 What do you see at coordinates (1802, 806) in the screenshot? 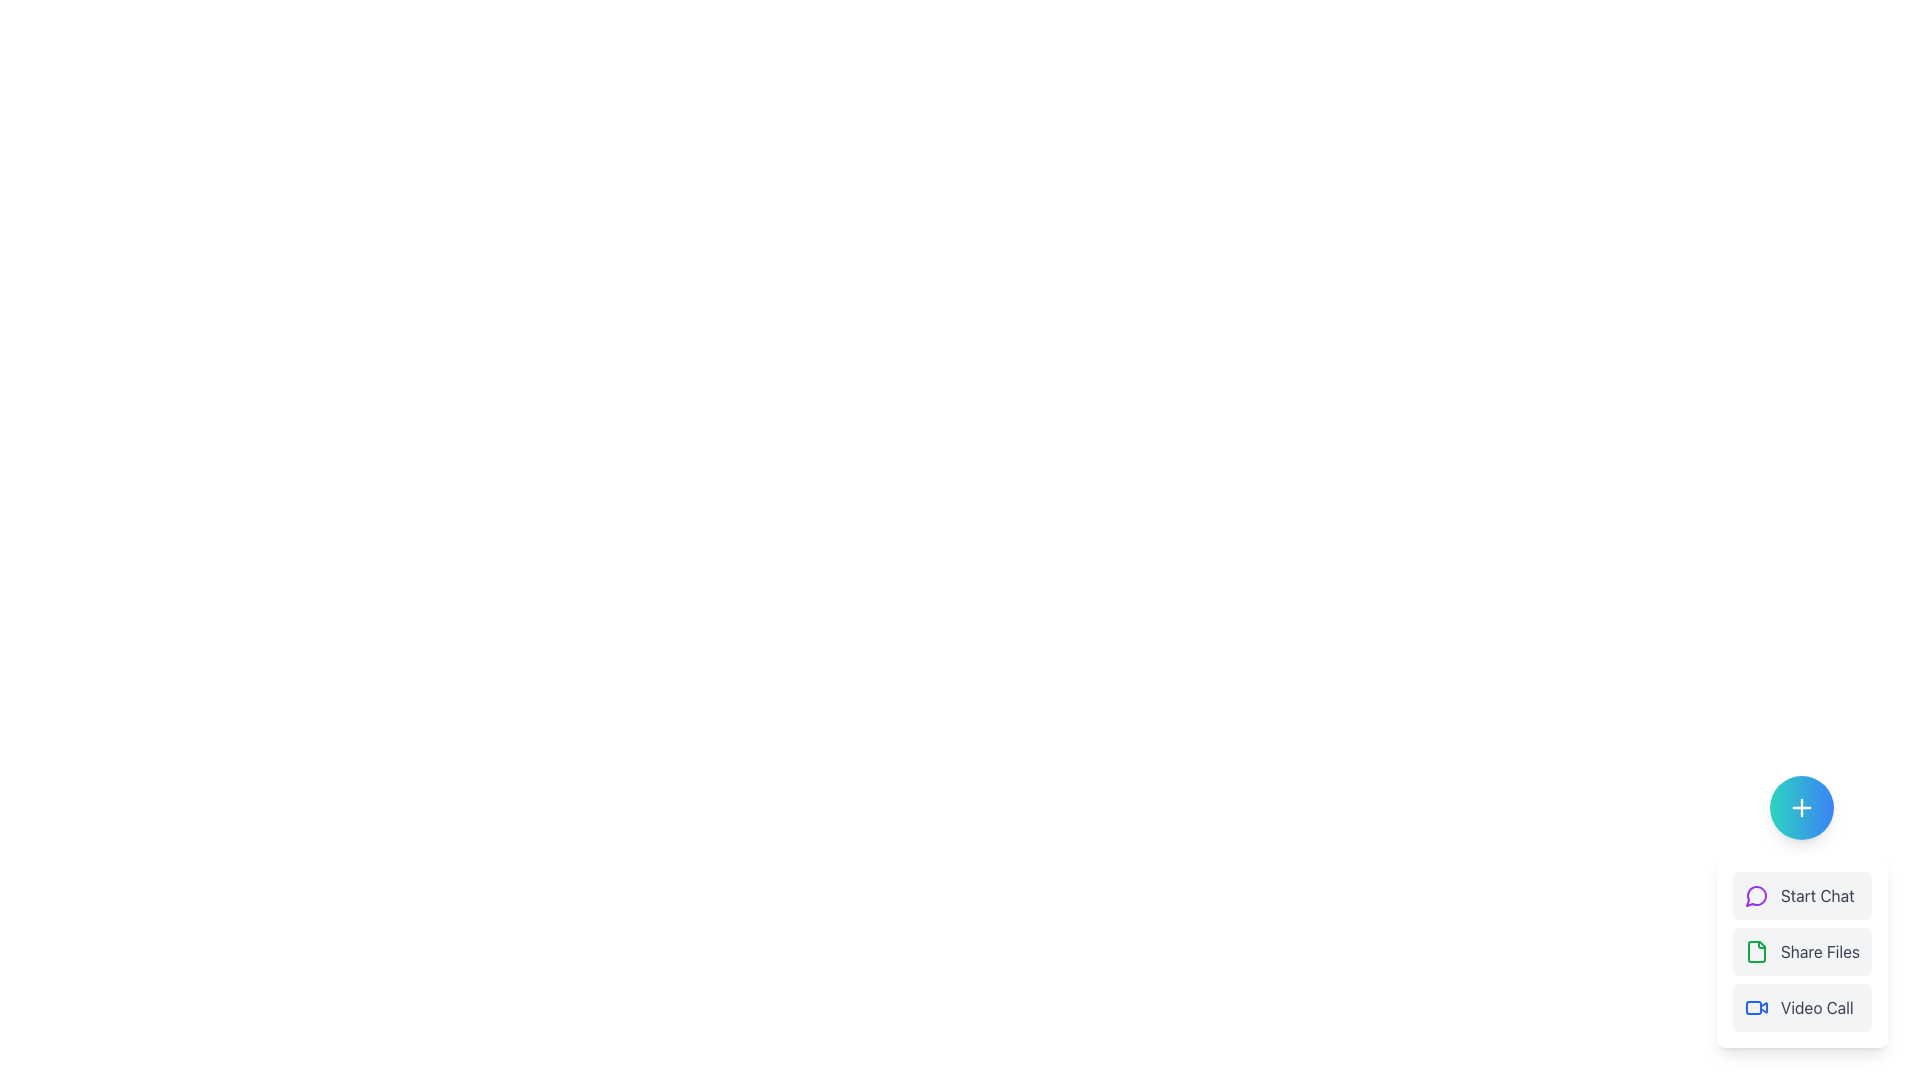
I see `the Circular Icon Button, which is a white plus icon within a turquoise-blue circular background, located in the bottom-right corner of the interface` at bounding box center [1802, 806].